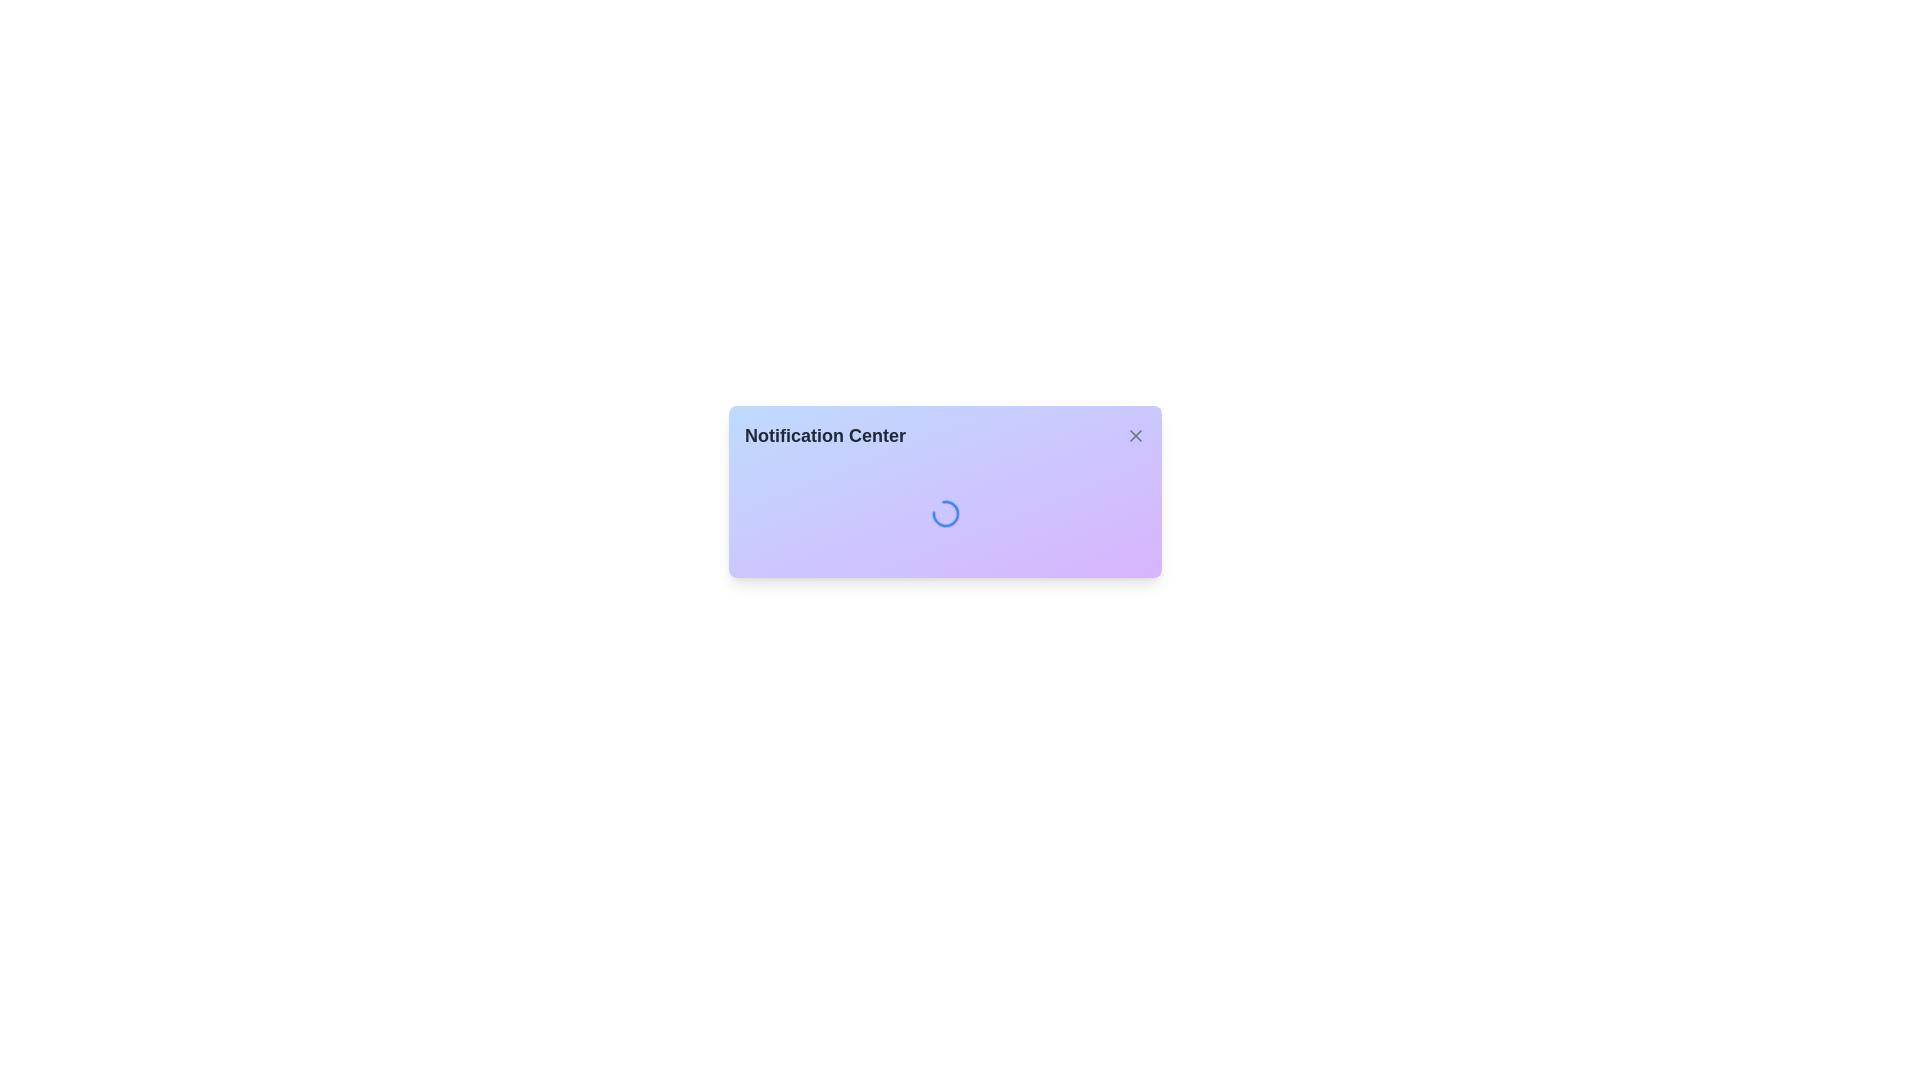 Image resolution: width=1920 pixels, height=1080 pixels. Describe the element at coordinates (1136, 434) in the screenshot. I see `the diagonal cross icon (X) located in the top-right corner of the blue-purple gradient rectangle labeled 'Notification Center'` at that location.